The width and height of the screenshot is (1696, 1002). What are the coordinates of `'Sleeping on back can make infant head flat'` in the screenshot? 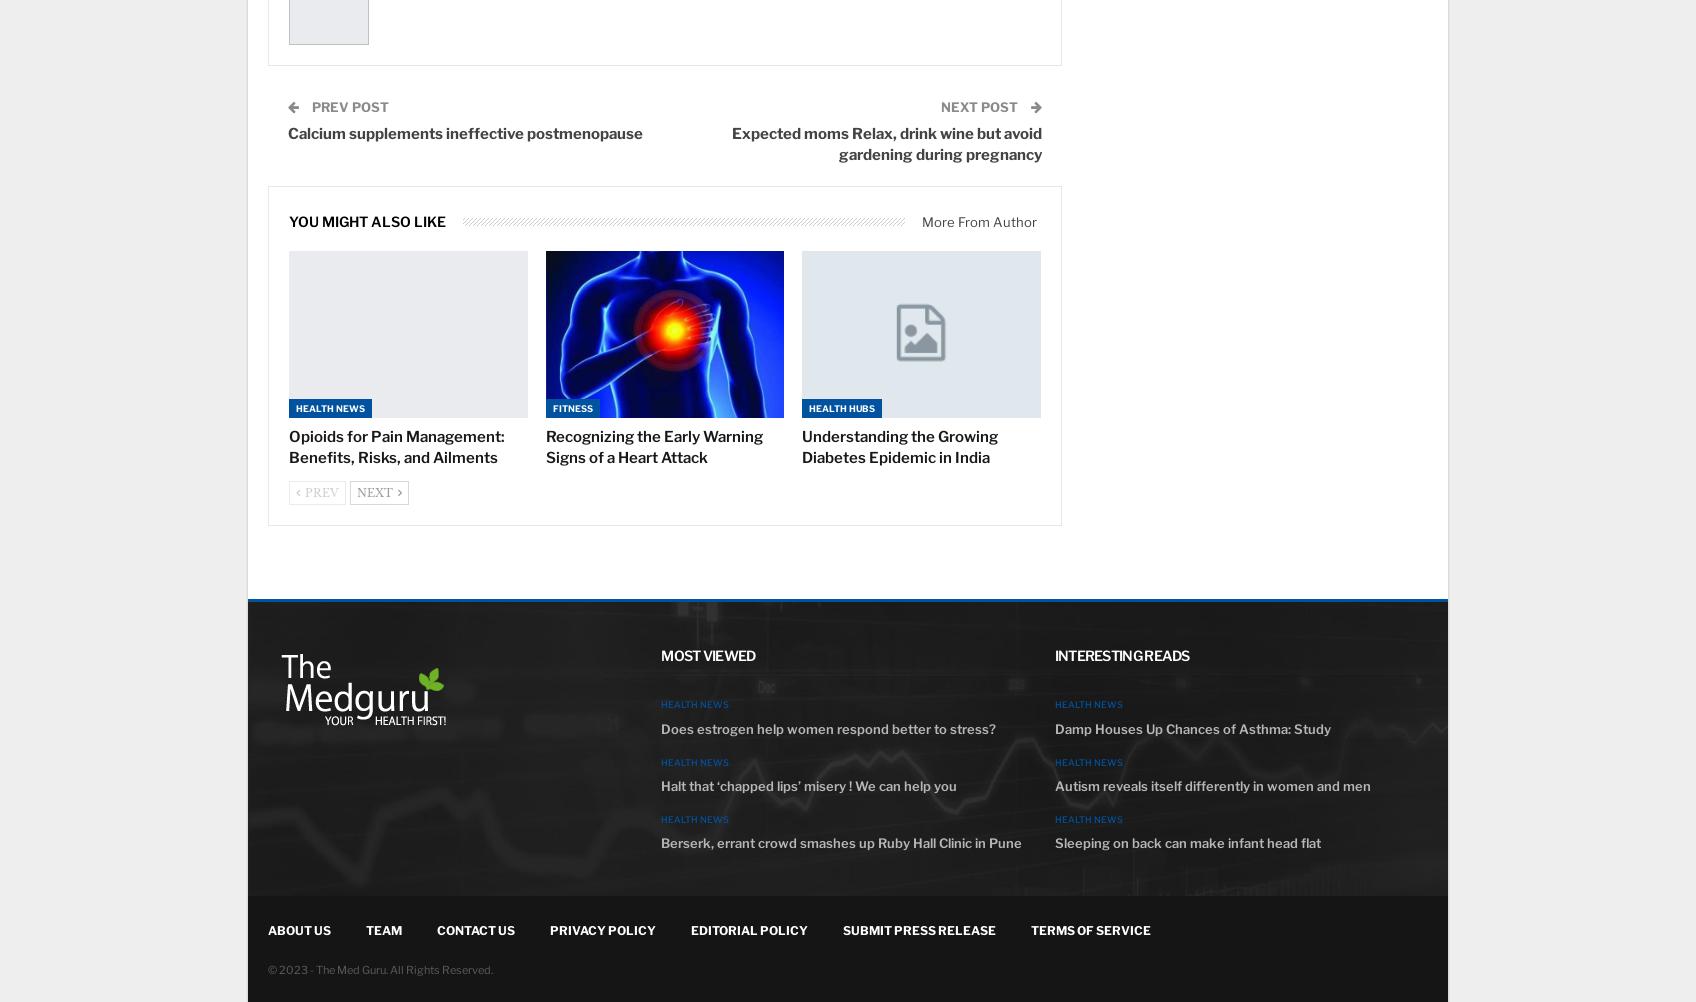 It's located at (1187, 842).